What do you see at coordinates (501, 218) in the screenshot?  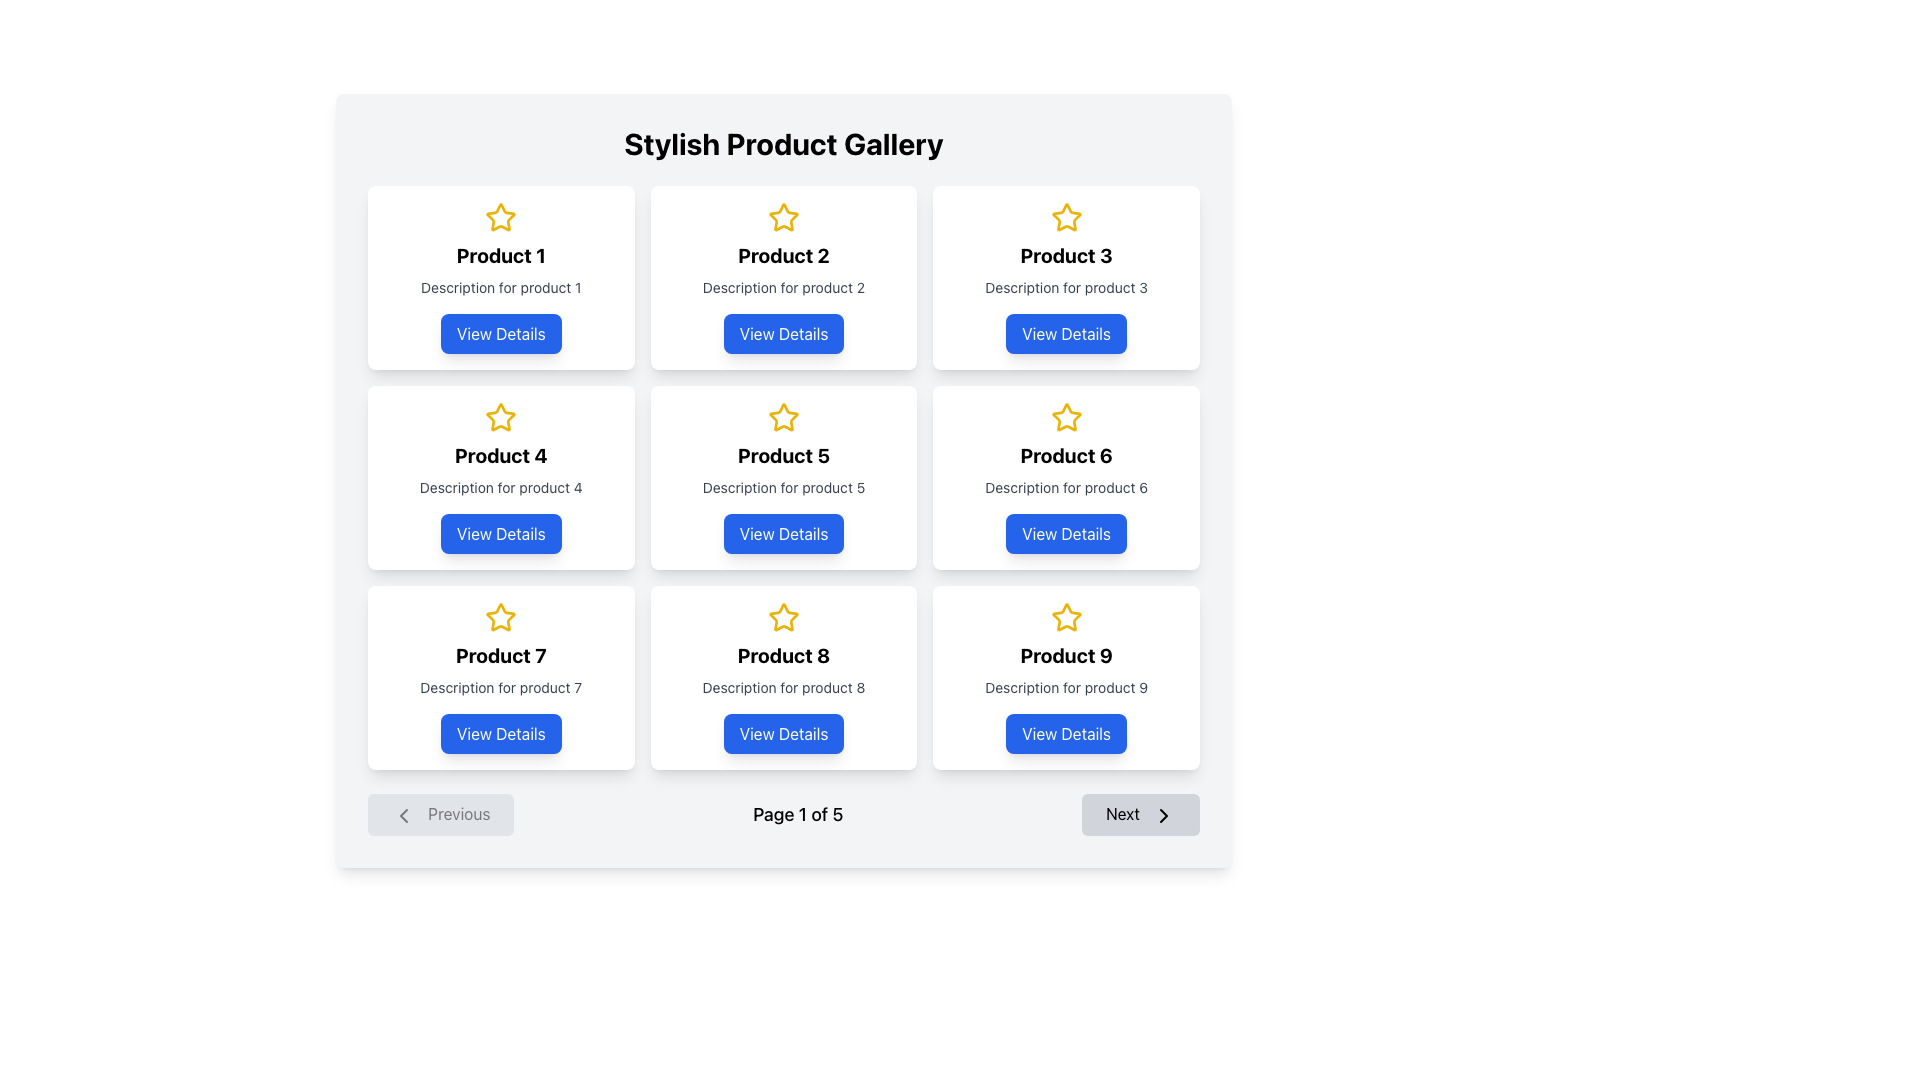 I see `the star icon with a yellow outline` at bounding box center [501, 218].